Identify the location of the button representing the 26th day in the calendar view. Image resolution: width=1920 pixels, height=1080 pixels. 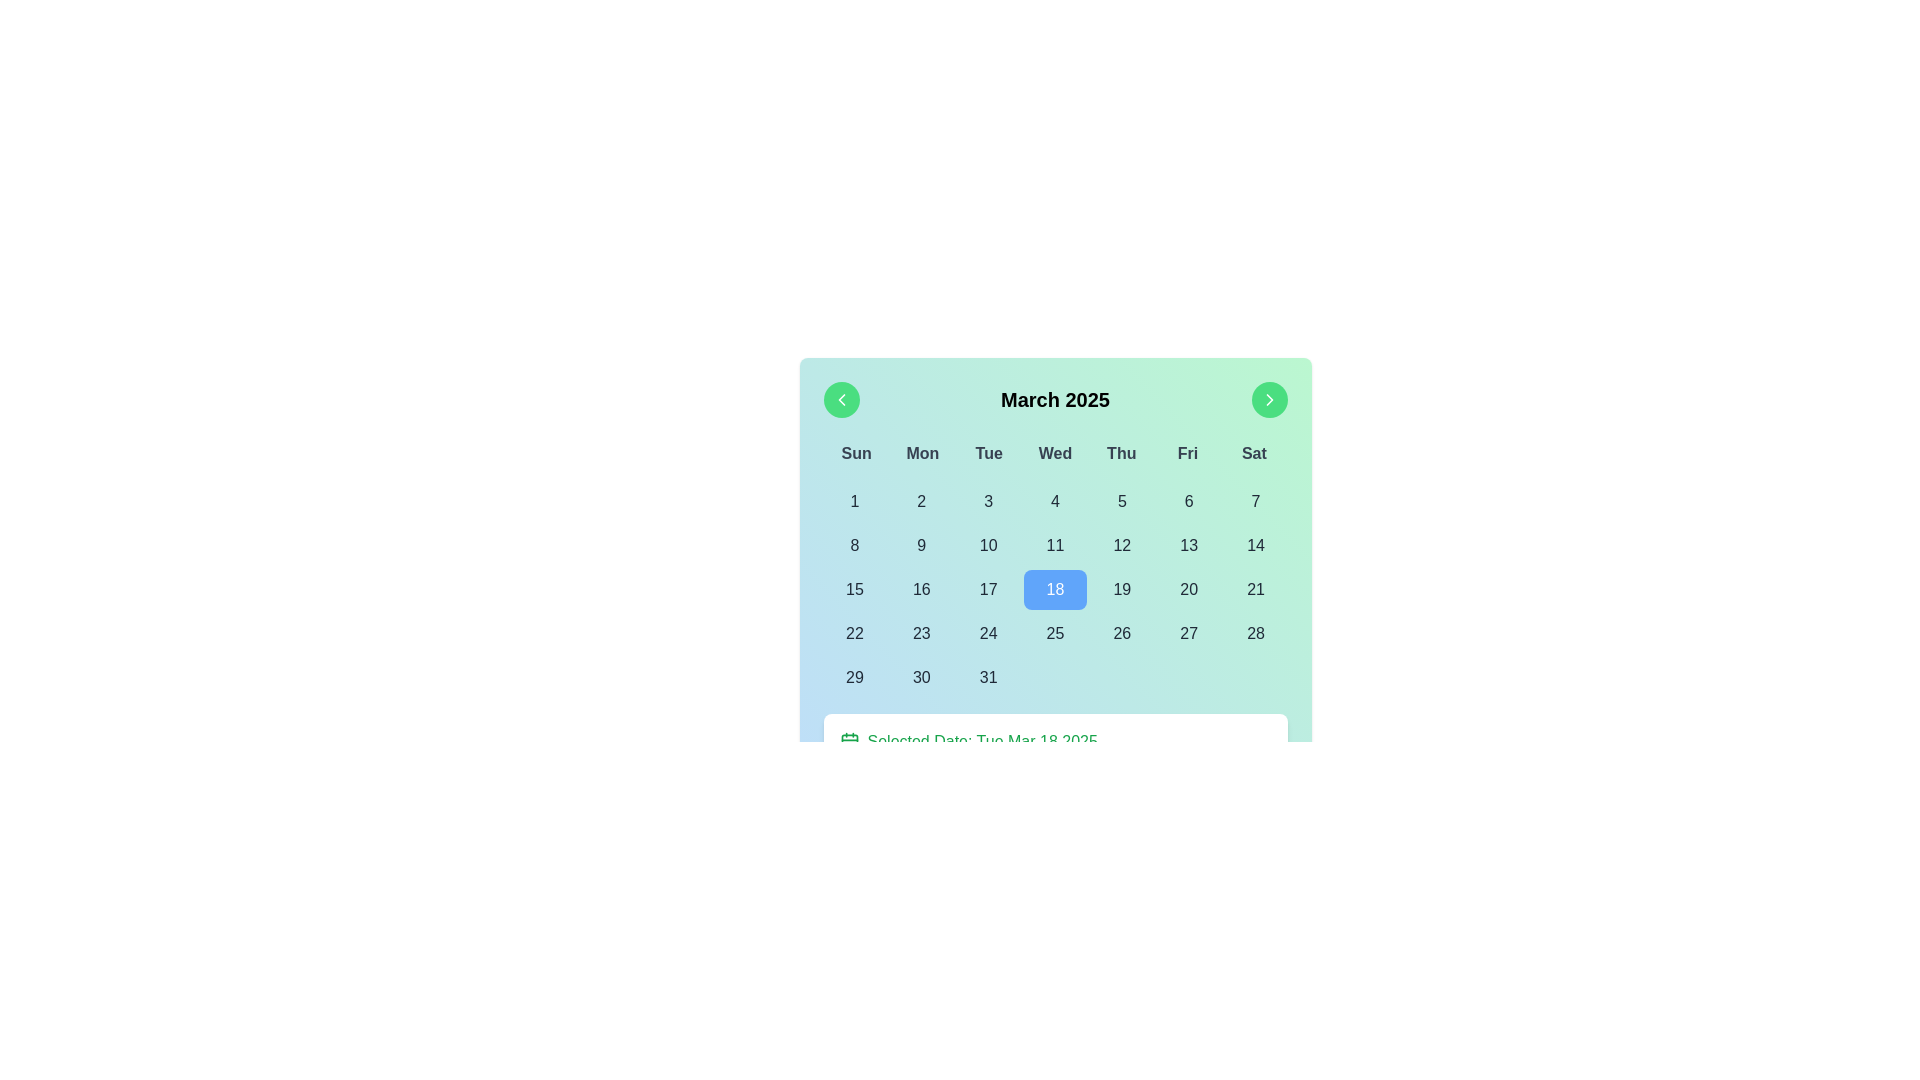
(1122, 633).